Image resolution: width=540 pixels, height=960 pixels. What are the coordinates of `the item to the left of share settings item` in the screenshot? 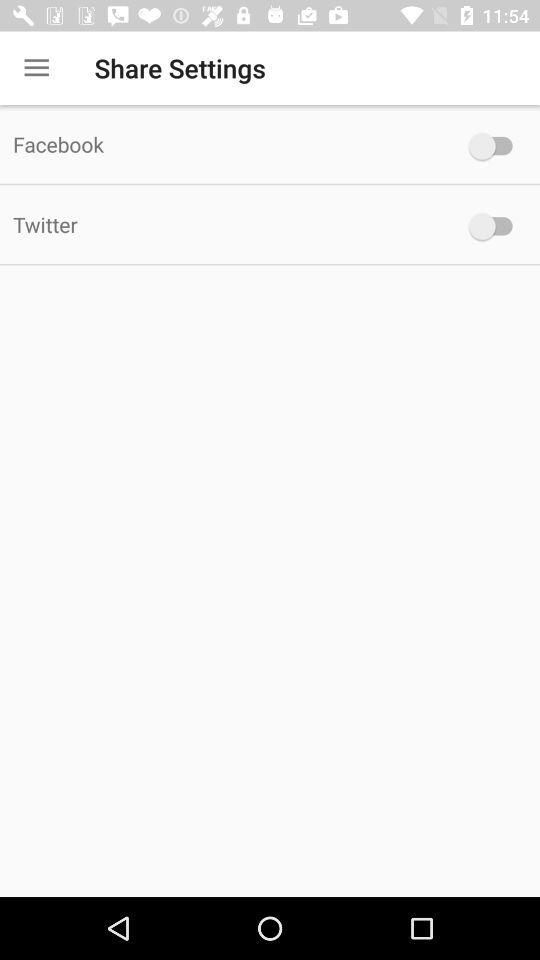 It's located at (36, 68).